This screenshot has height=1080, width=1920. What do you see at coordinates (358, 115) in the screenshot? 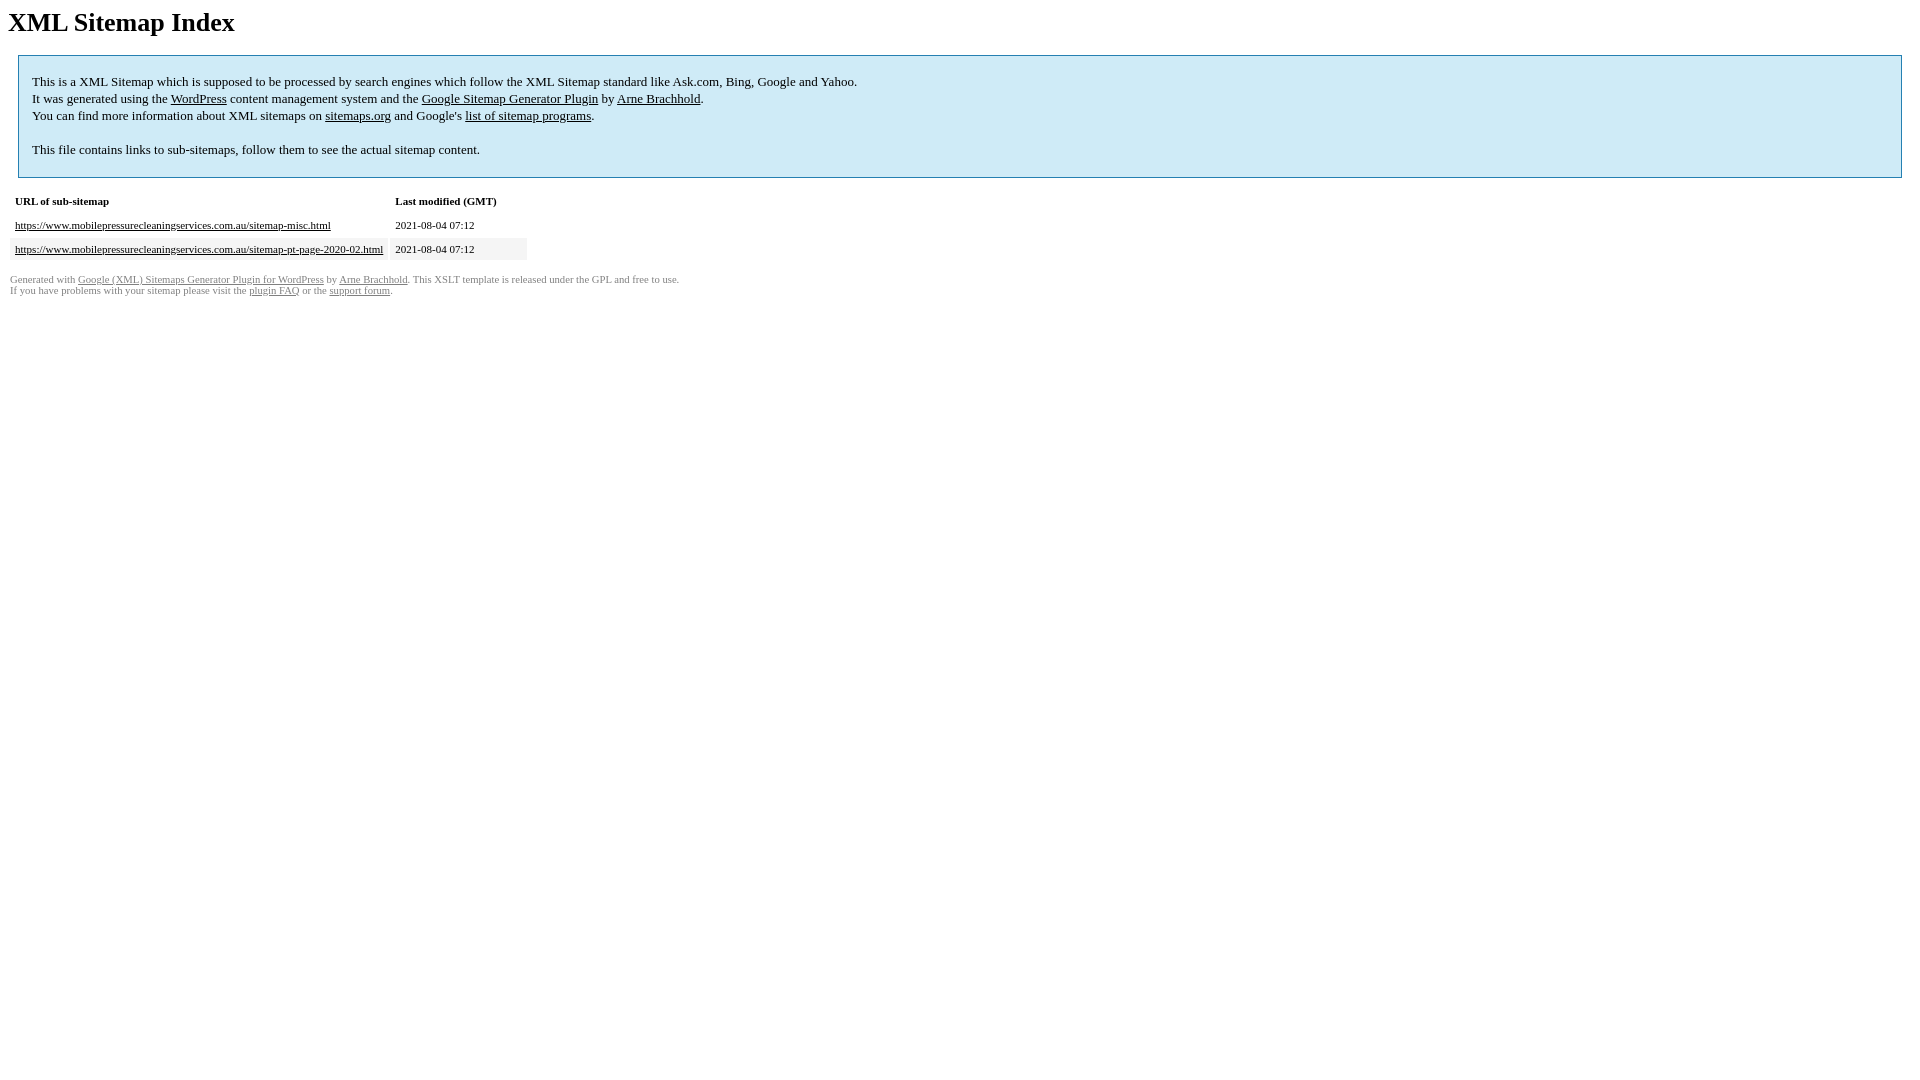
I see `'sitemaps.org'` at bounding box center [358, 115].